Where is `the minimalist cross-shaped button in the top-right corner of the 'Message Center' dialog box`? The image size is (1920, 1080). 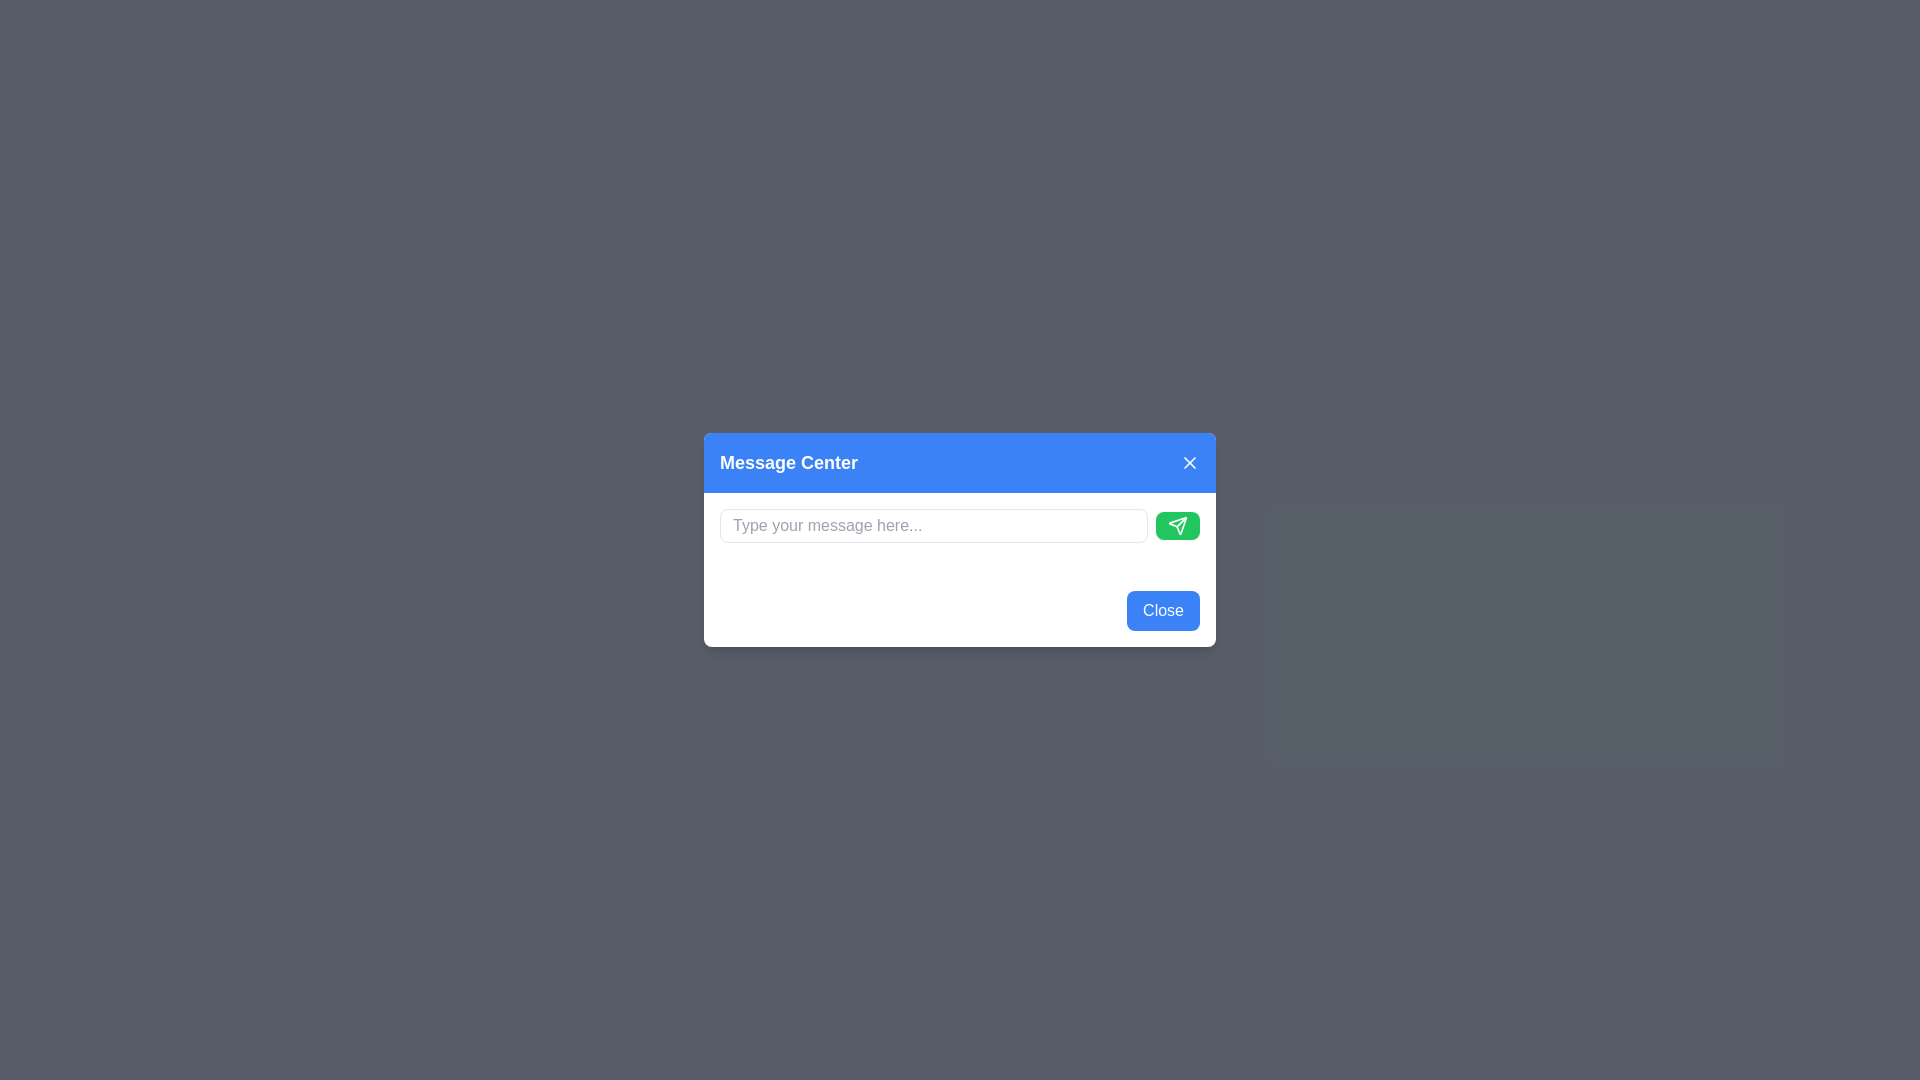 the minimalist cross-shaped button in the top-right corner of the 'Message Center' dialog box is located at coordinates (1190, 462).